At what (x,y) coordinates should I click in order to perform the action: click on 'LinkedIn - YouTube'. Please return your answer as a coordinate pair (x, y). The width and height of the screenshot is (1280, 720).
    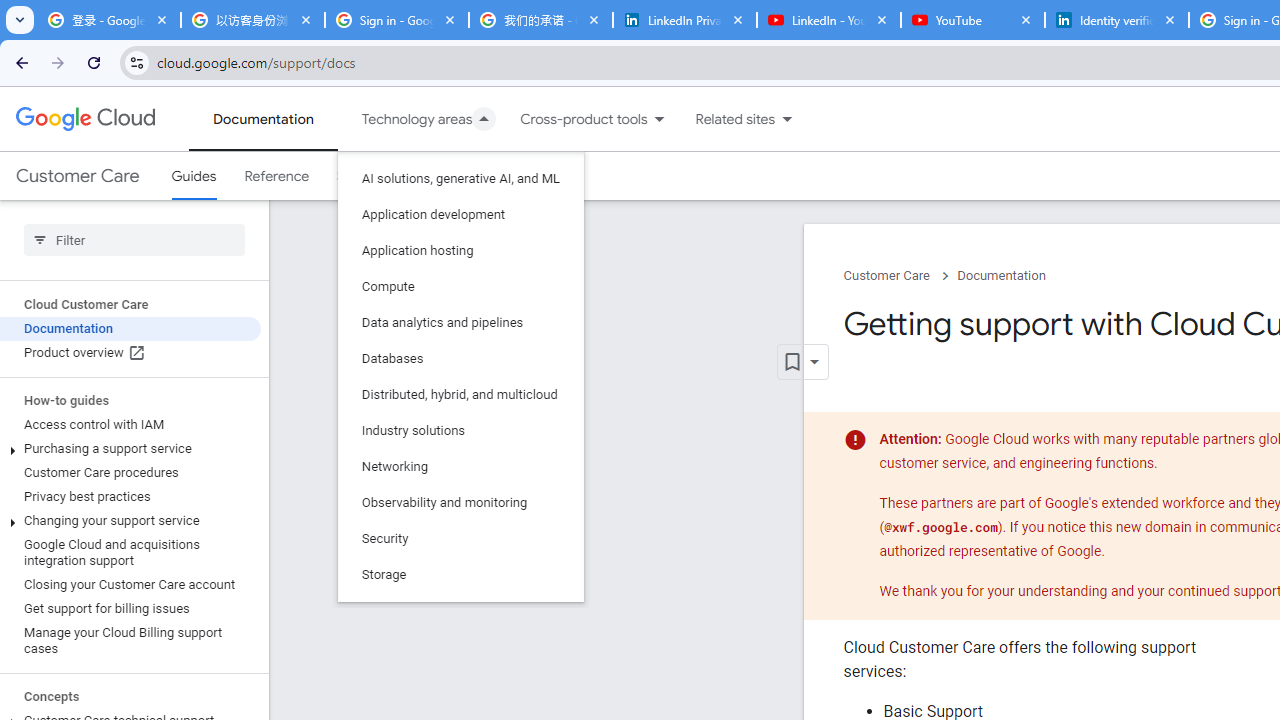
    Looking at the image, I should click on (828, 20).